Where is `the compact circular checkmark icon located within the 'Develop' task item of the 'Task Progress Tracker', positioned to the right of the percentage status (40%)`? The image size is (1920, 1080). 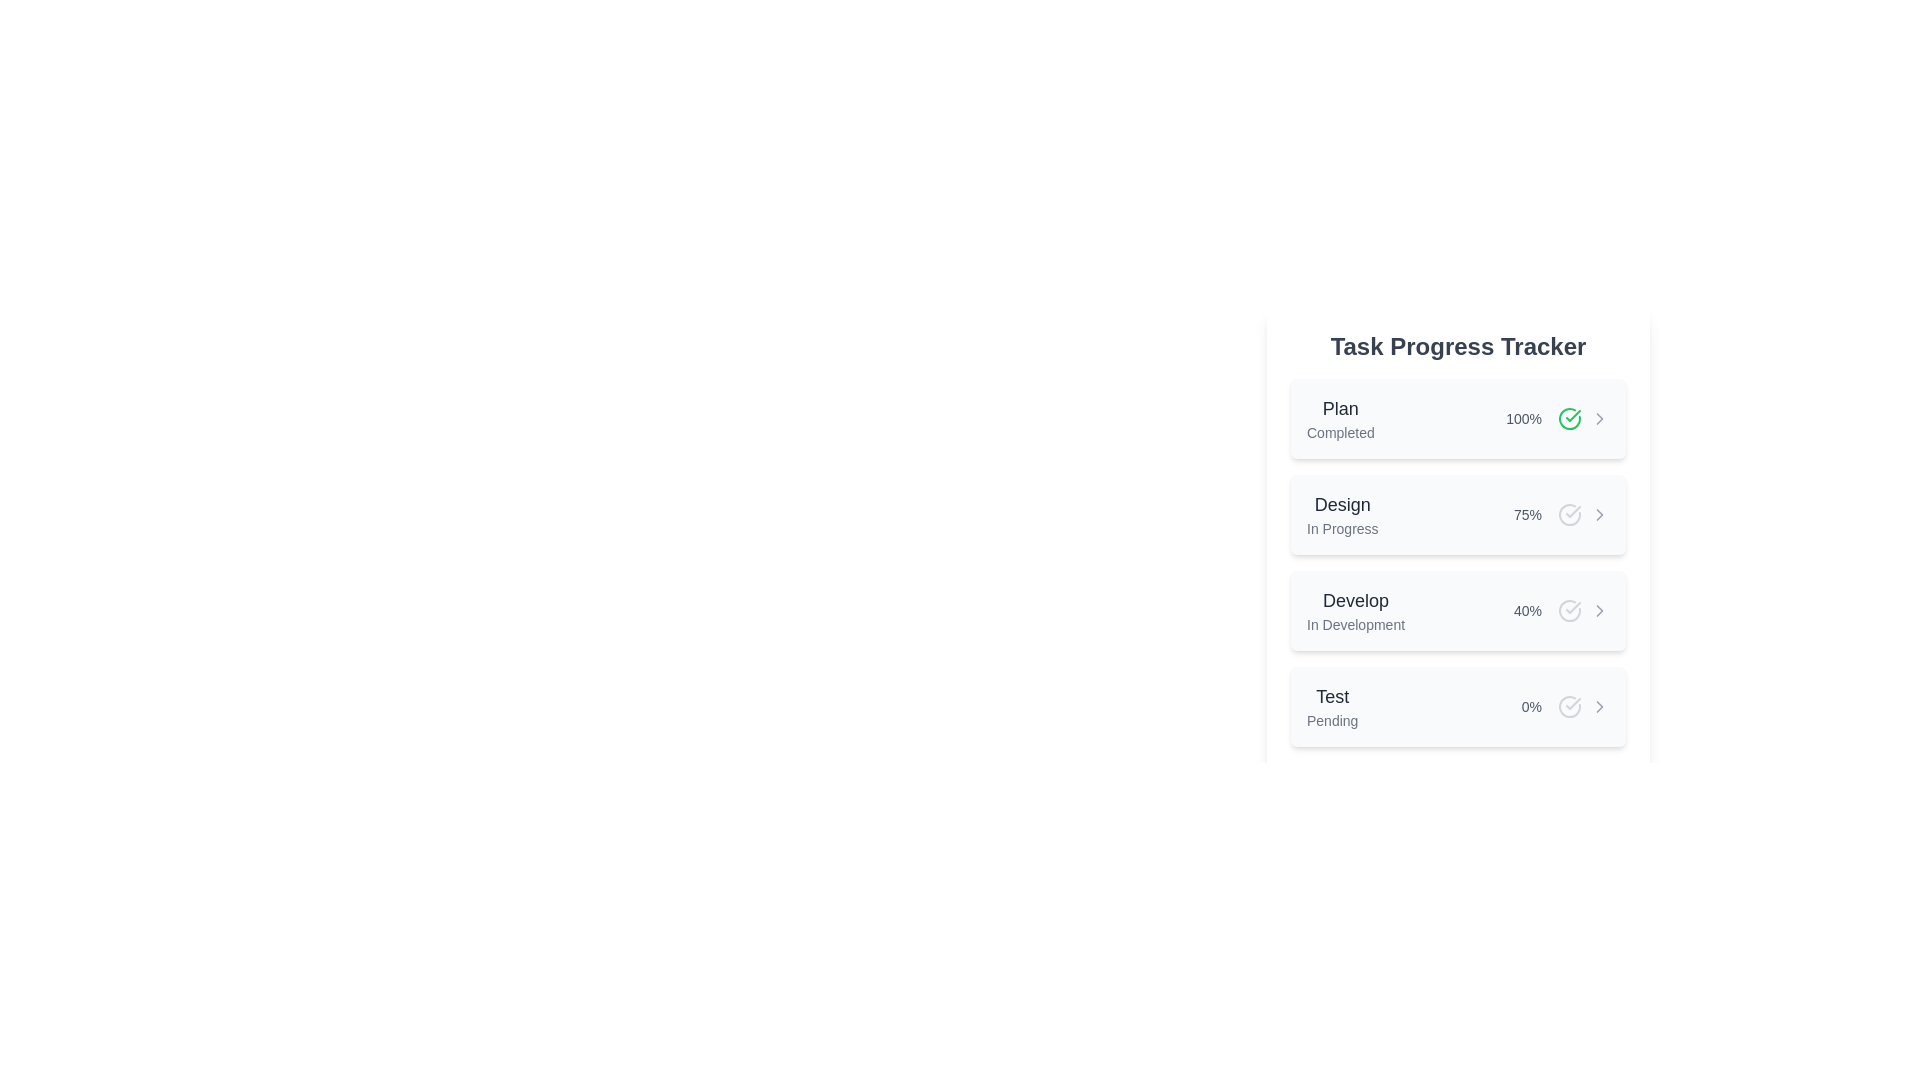 the compact circular checkmark icon located within the 'Develop' task item of the 'Task Progress Tracker', positioned to the right of the percentage status (40%) is located at coordinates (1568, 609).